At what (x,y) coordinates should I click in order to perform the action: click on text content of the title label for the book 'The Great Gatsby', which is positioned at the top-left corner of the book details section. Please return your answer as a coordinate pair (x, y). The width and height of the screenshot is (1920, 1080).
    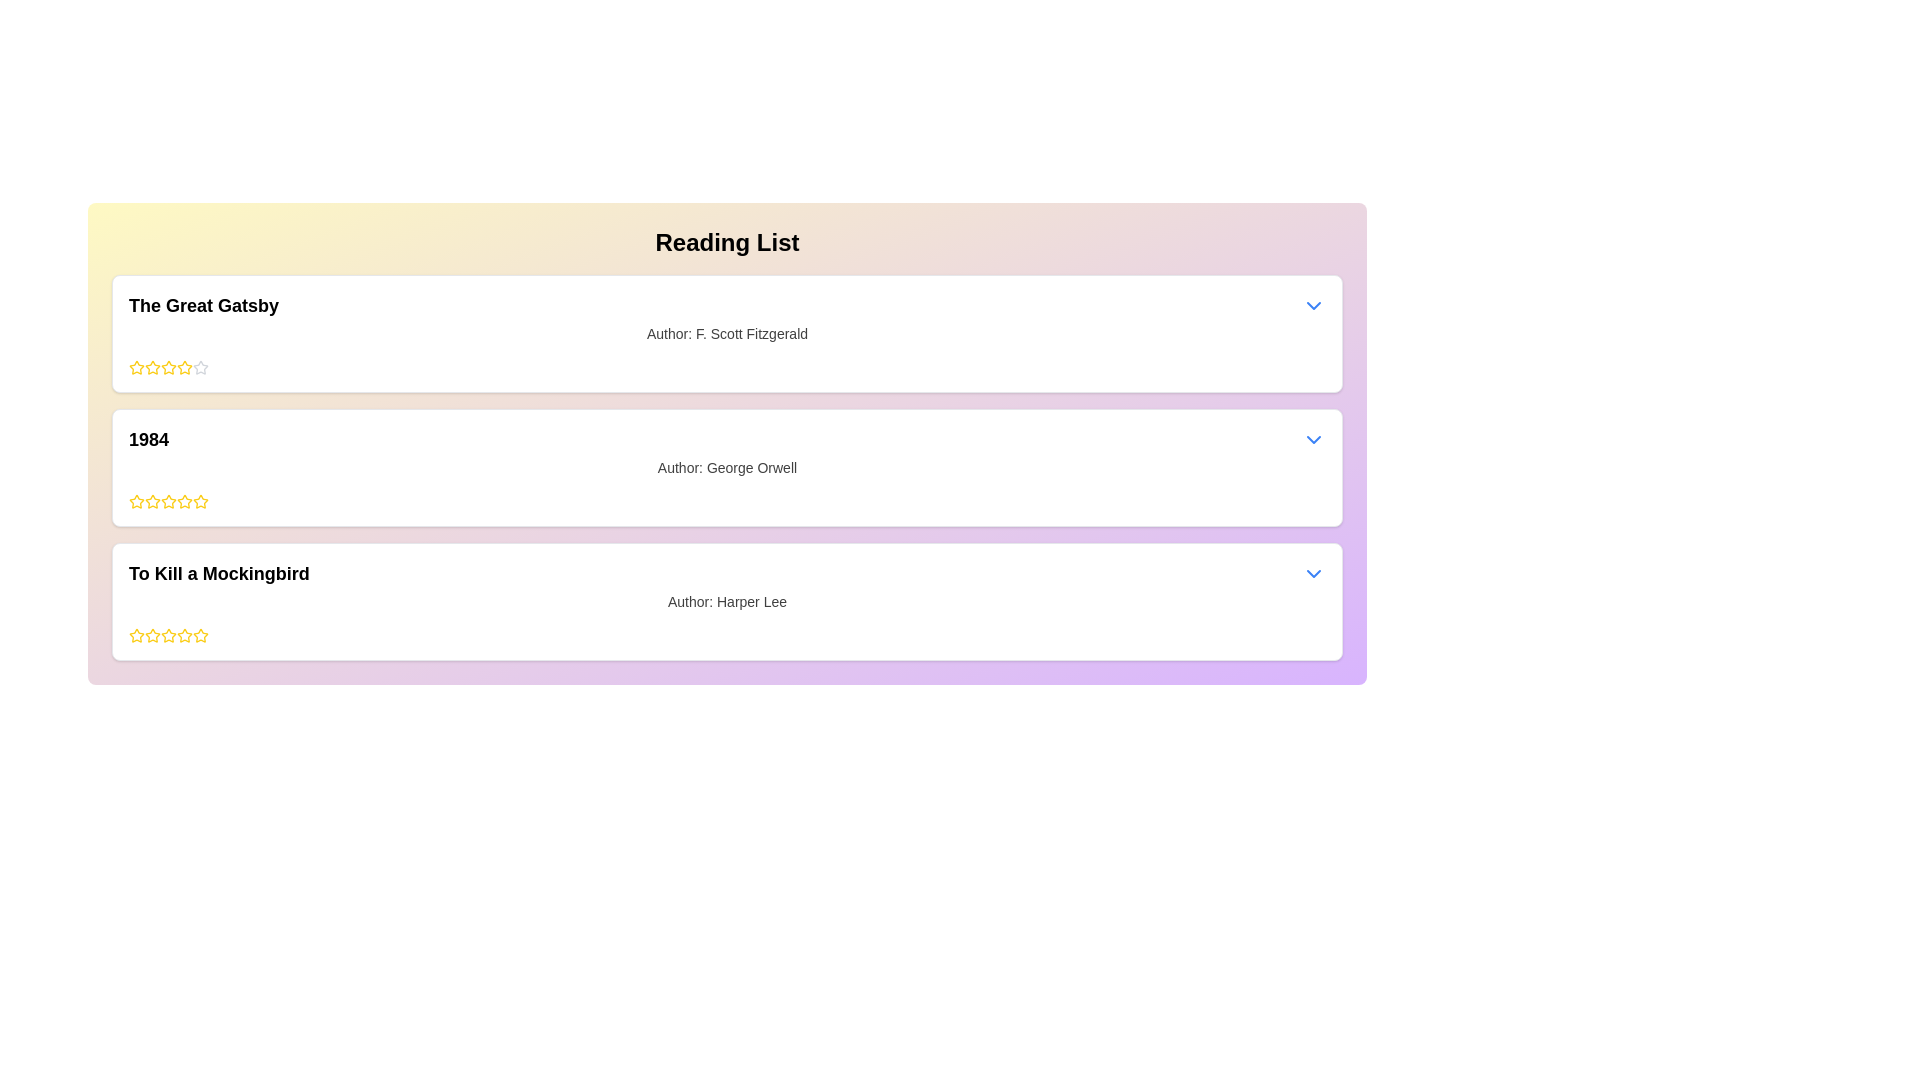
    Looking at the image, I should click on (204, 305).